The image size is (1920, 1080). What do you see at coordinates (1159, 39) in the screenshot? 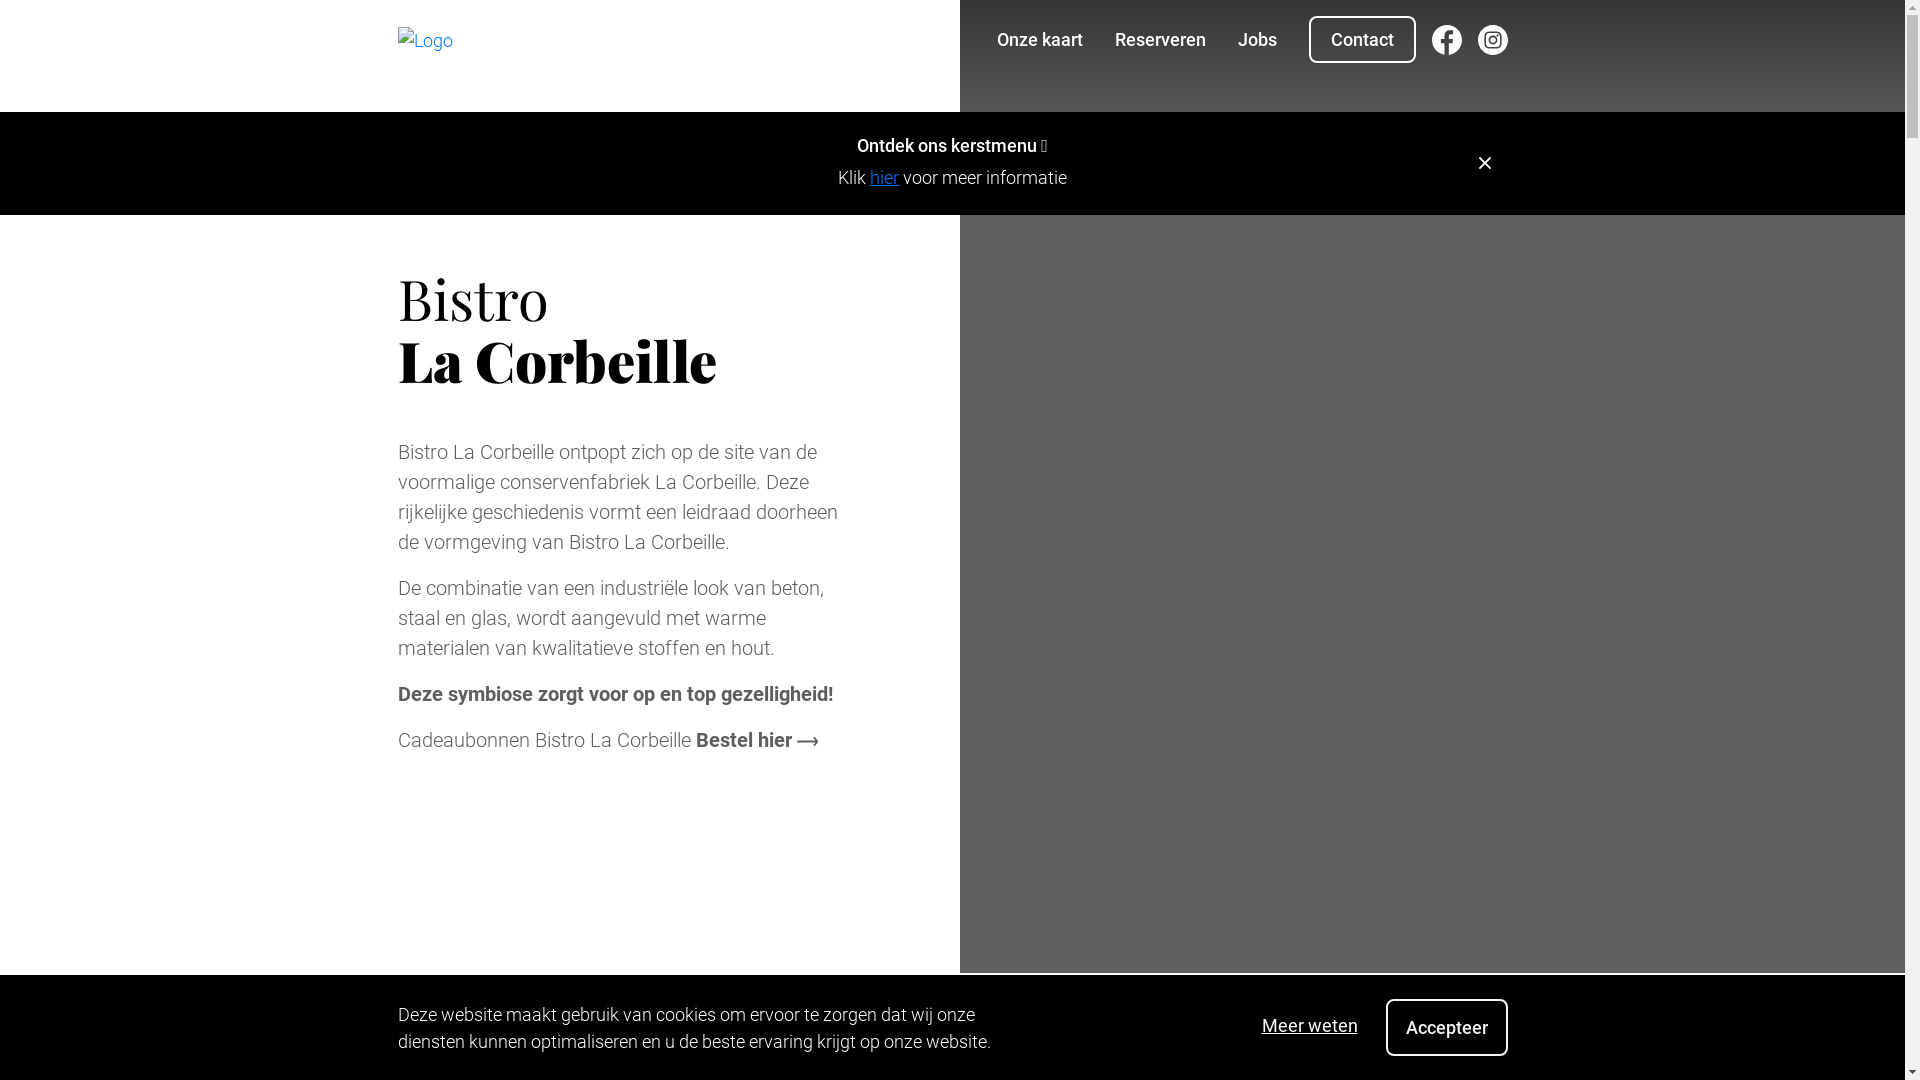
I see `'Reserveren'` at bounding box center [1159, 39].